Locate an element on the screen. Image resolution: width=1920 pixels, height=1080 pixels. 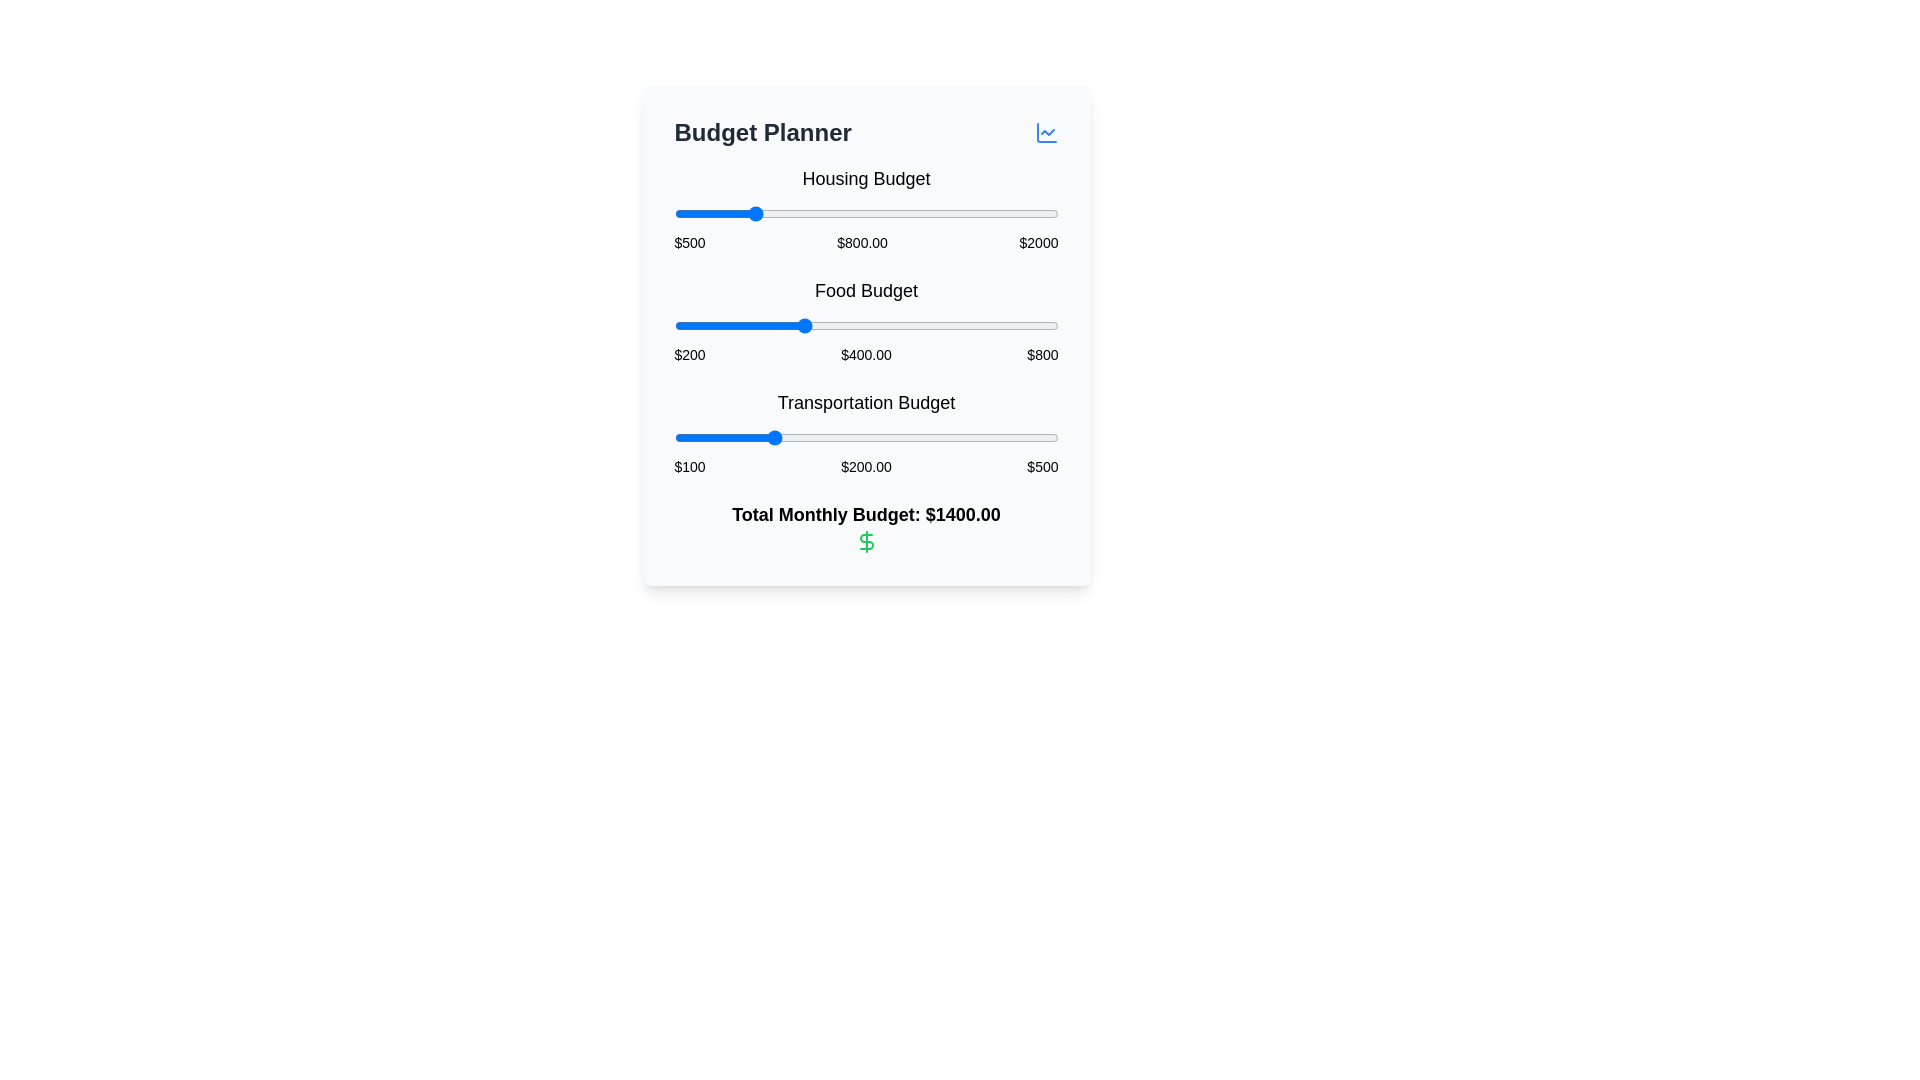
the text display showing '$100' in black font, which is the first item in the 'Transportation Budget' segment is located at coordinates (690, 466).